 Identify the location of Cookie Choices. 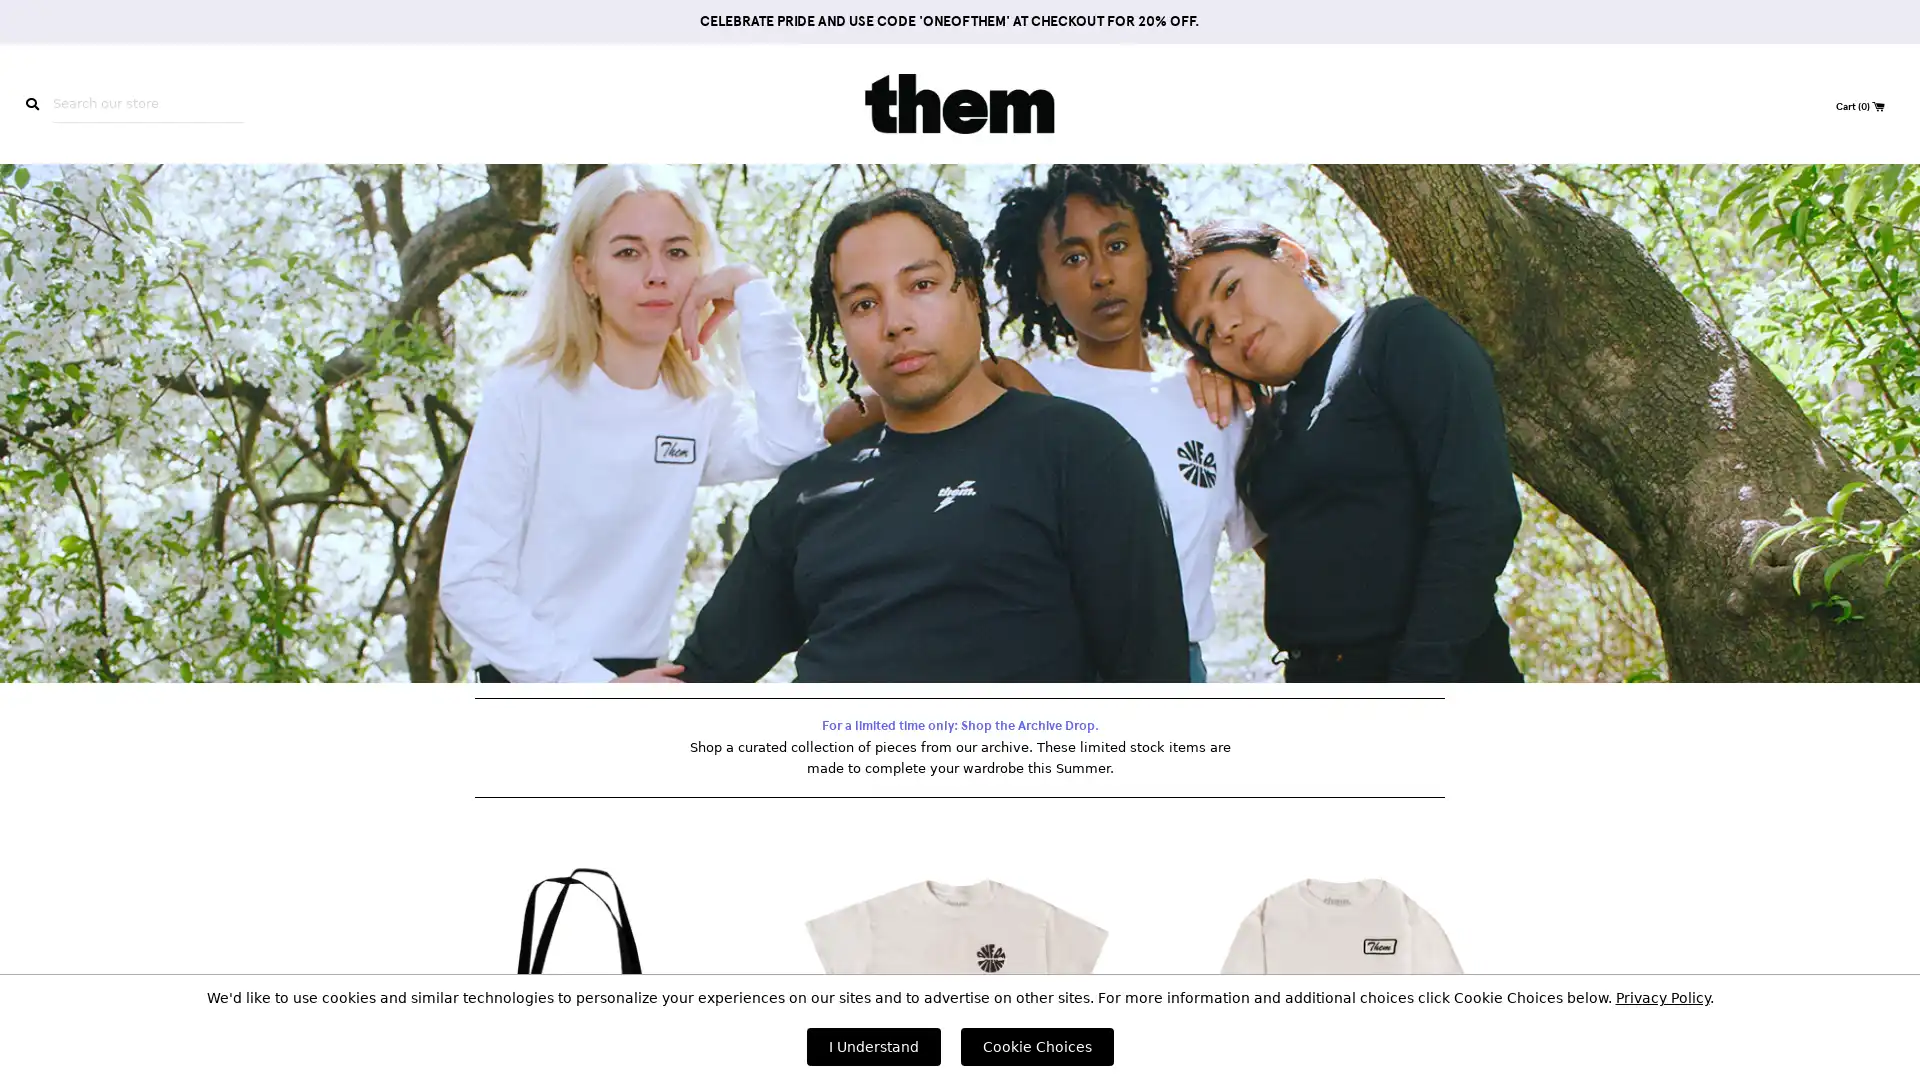
(1036, 1045).